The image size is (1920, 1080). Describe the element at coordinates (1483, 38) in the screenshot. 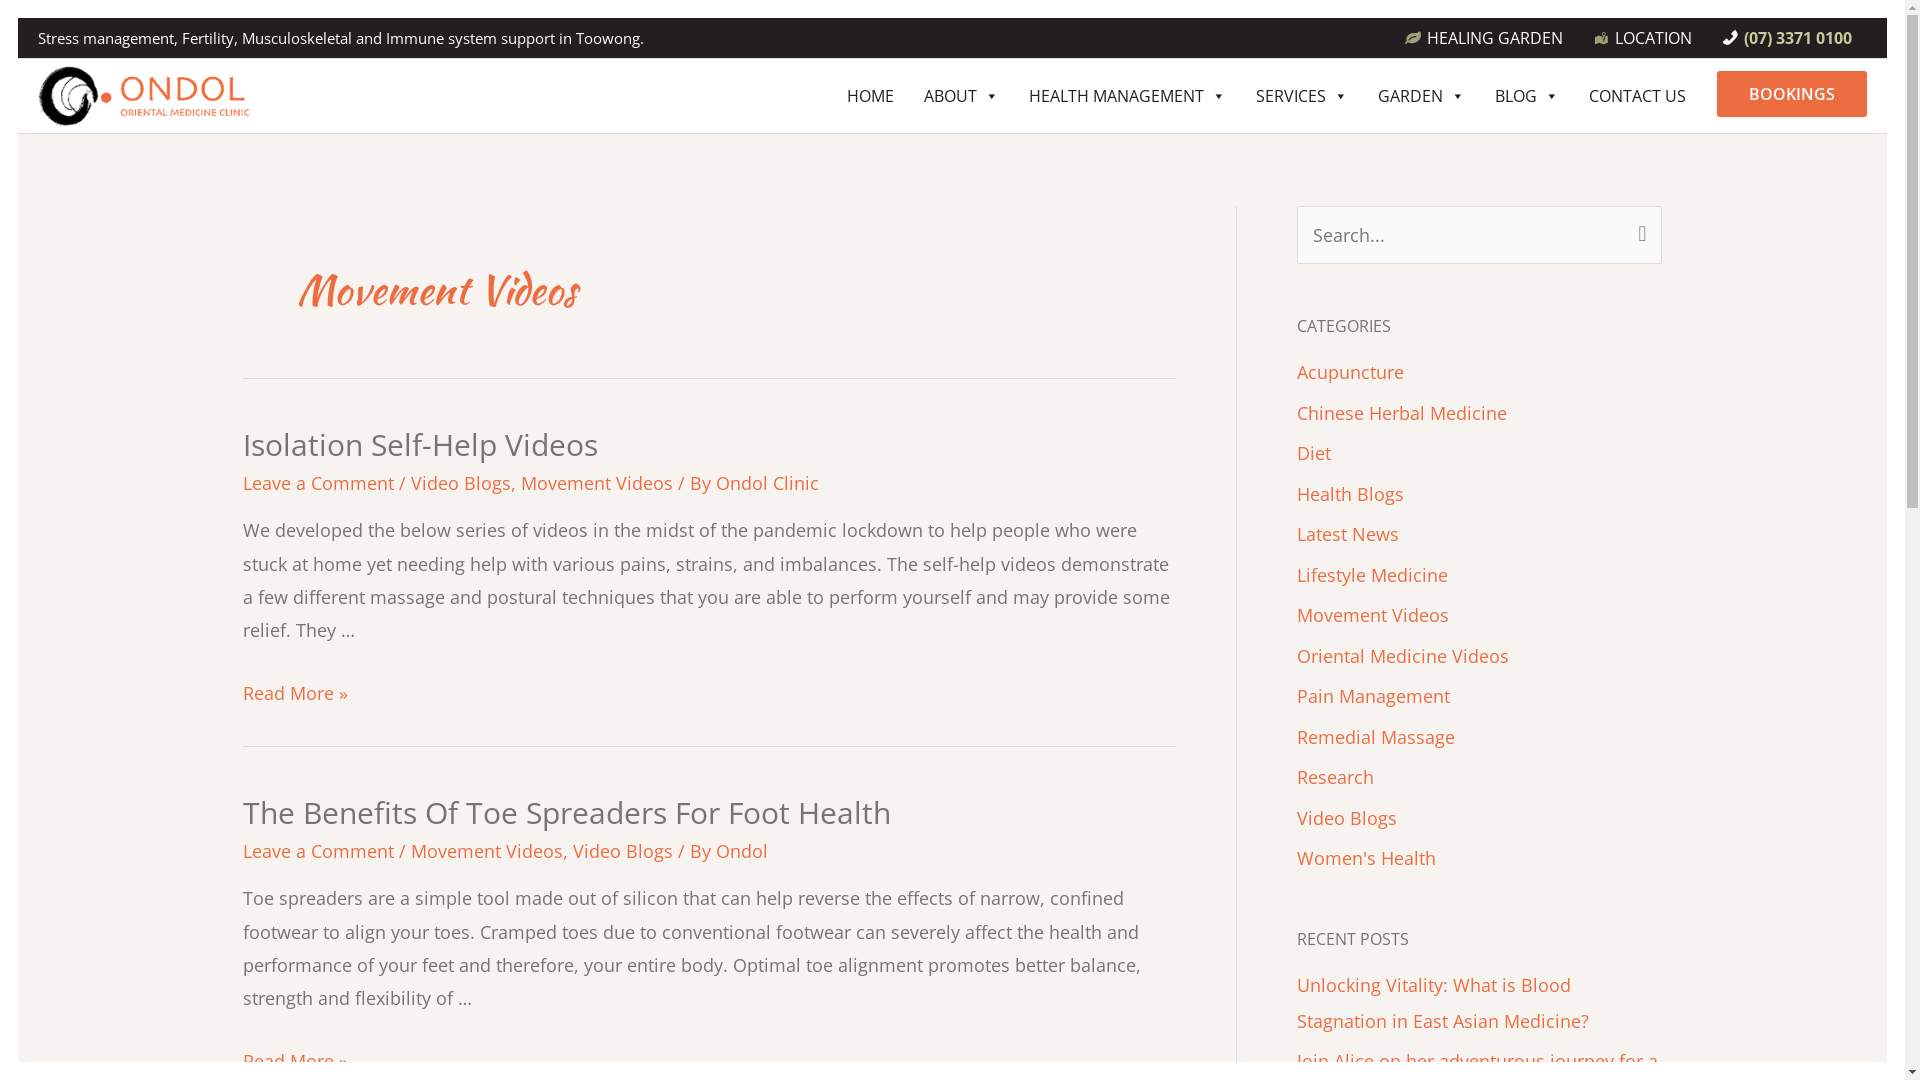

I see `'HEALING GARDEN'` at that location.